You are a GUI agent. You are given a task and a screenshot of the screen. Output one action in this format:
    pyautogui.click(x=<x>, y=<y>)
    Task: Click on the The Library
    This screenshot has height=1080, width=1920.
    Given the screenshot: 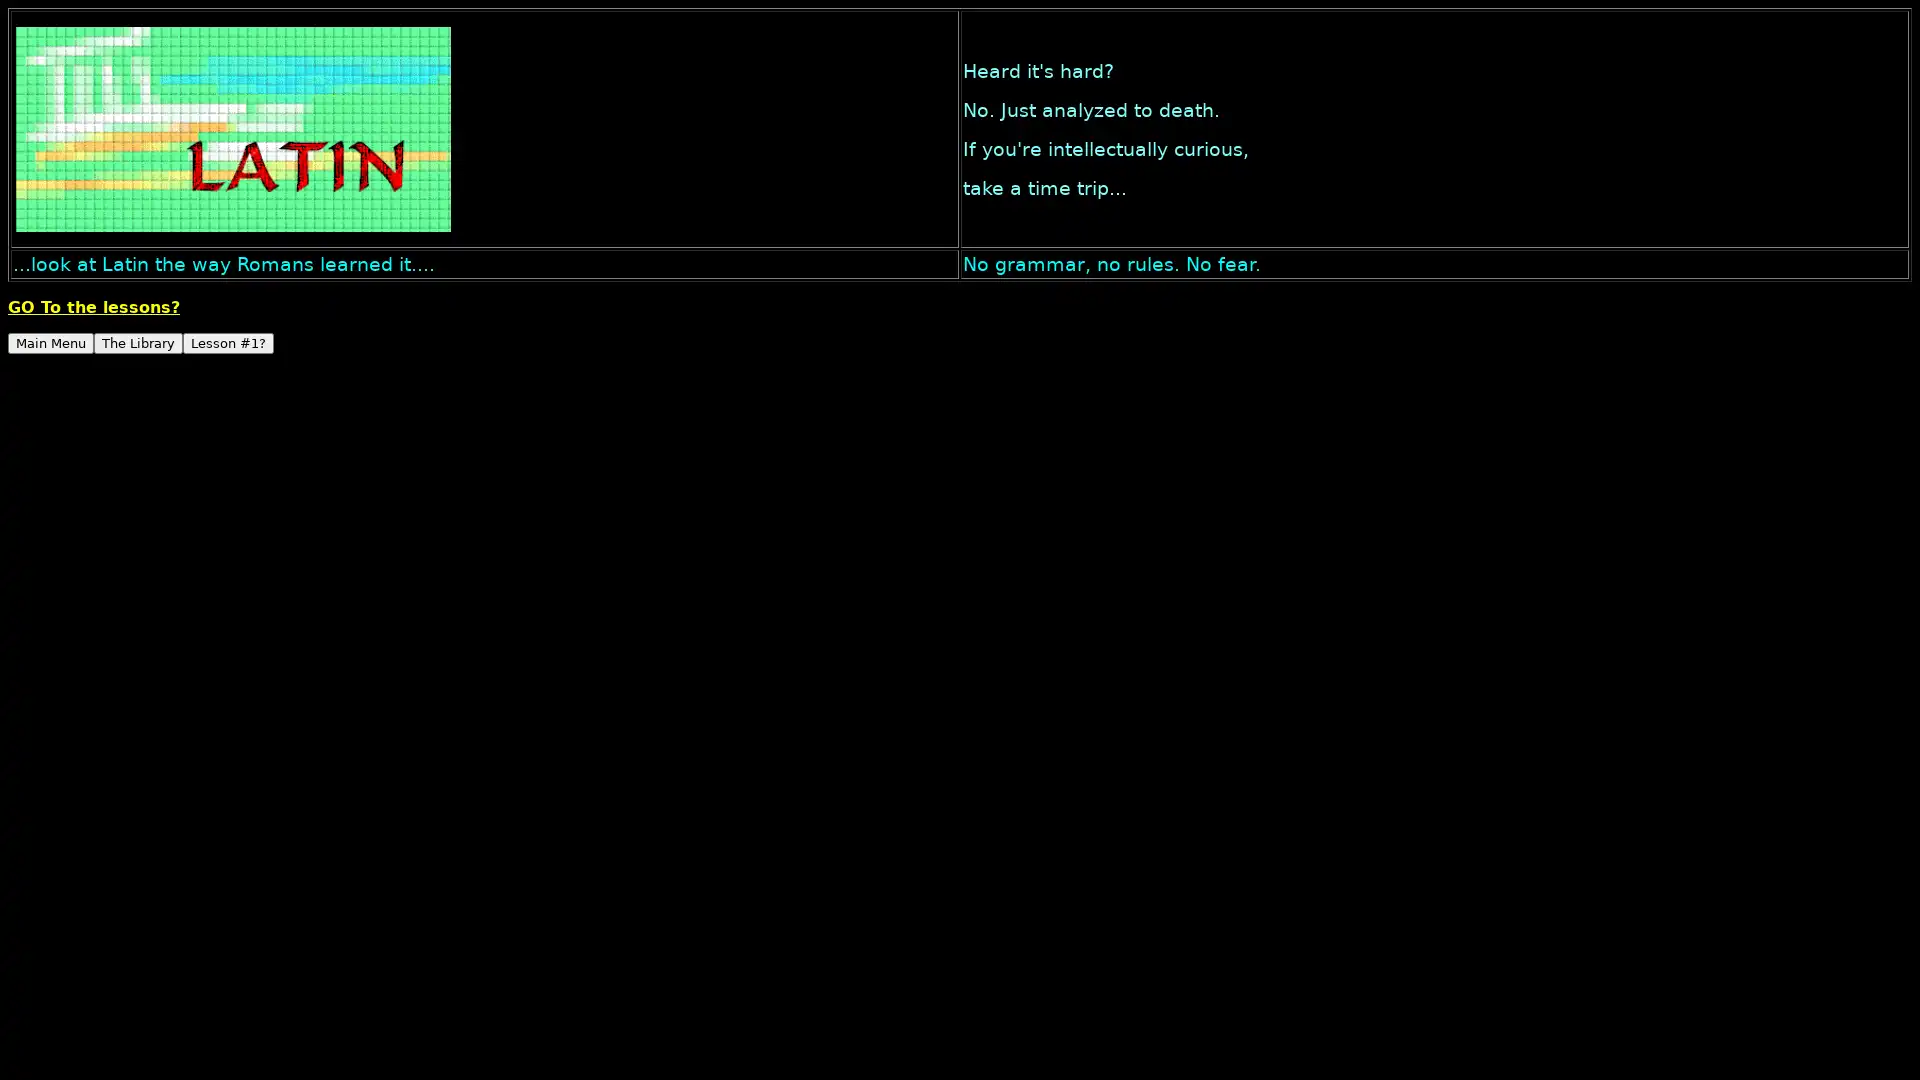 What is the action you would take?
    pyautogui.click(x=137, y=342)
    